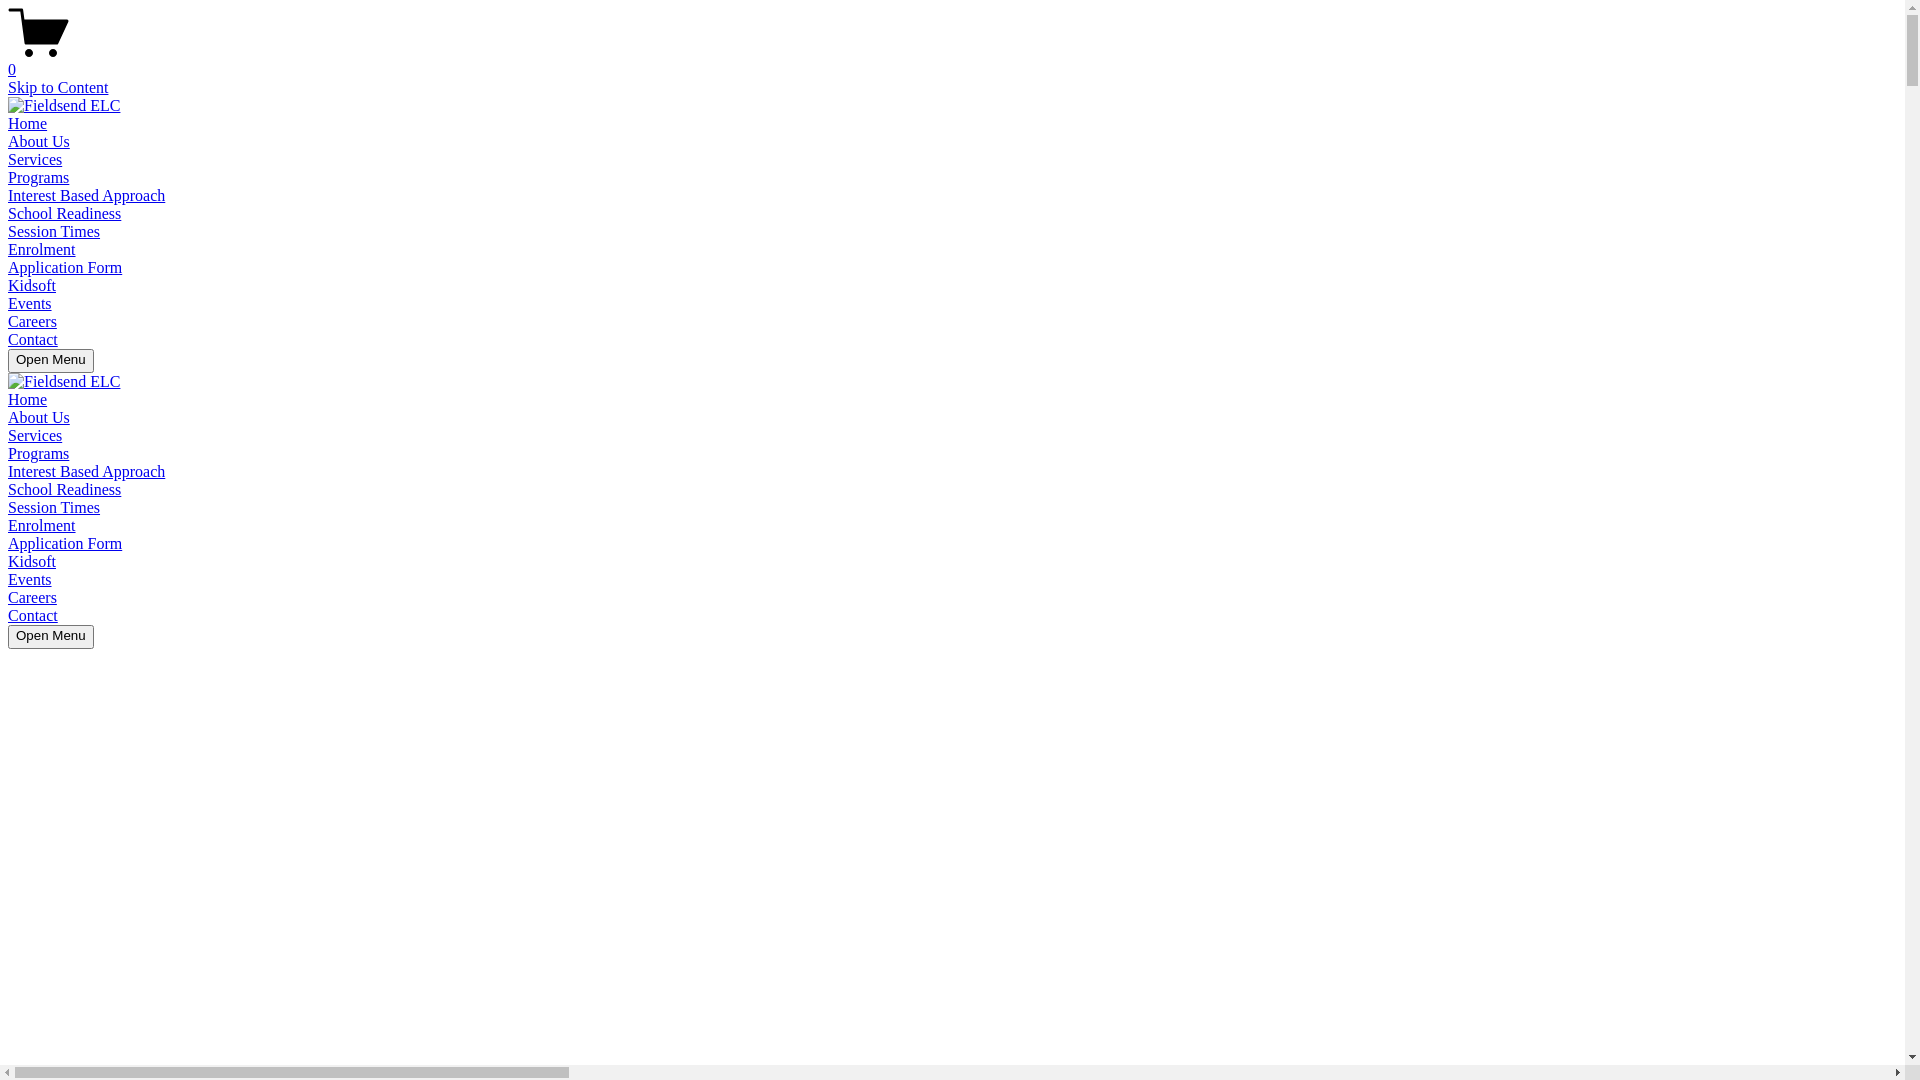 The width and height of the screenshot is (1920, 1080). What do you see at coordinates (8, 195) in the screenshot?
I see `'Interest Based Approach'` at bounding box center [8, 195].